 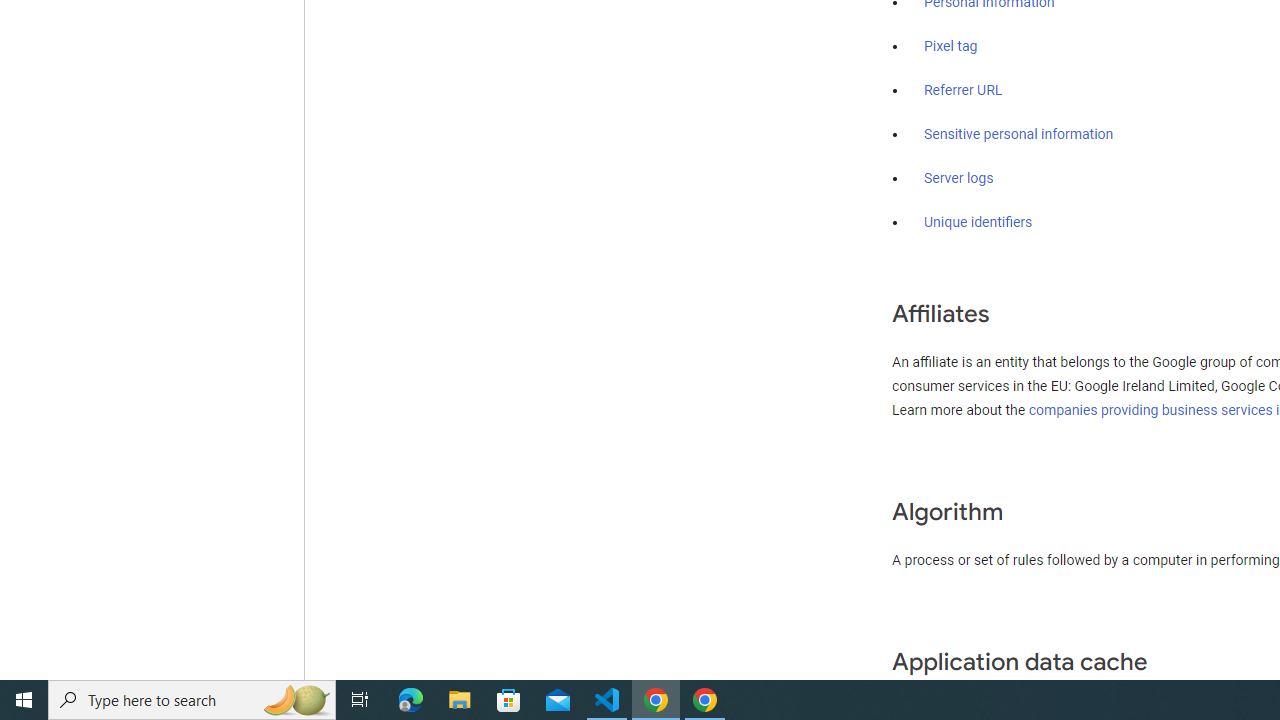 I want to click on 'Sensitive personal information', so click(x=1018, y=135).